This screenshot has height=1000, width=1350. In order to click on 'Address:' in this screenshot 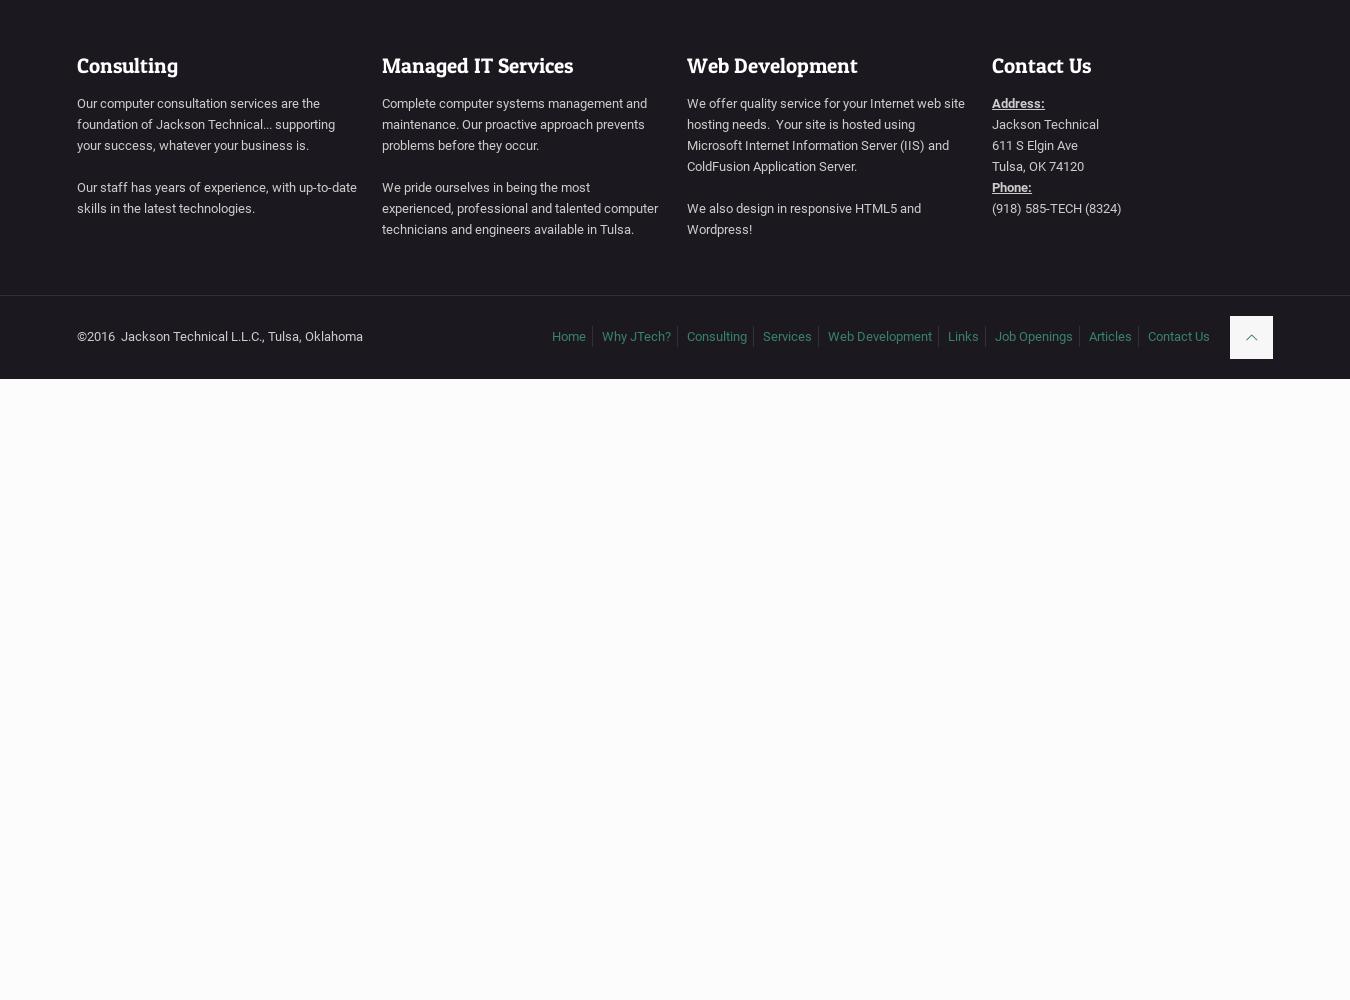, I will do `click(1018, 102)`.